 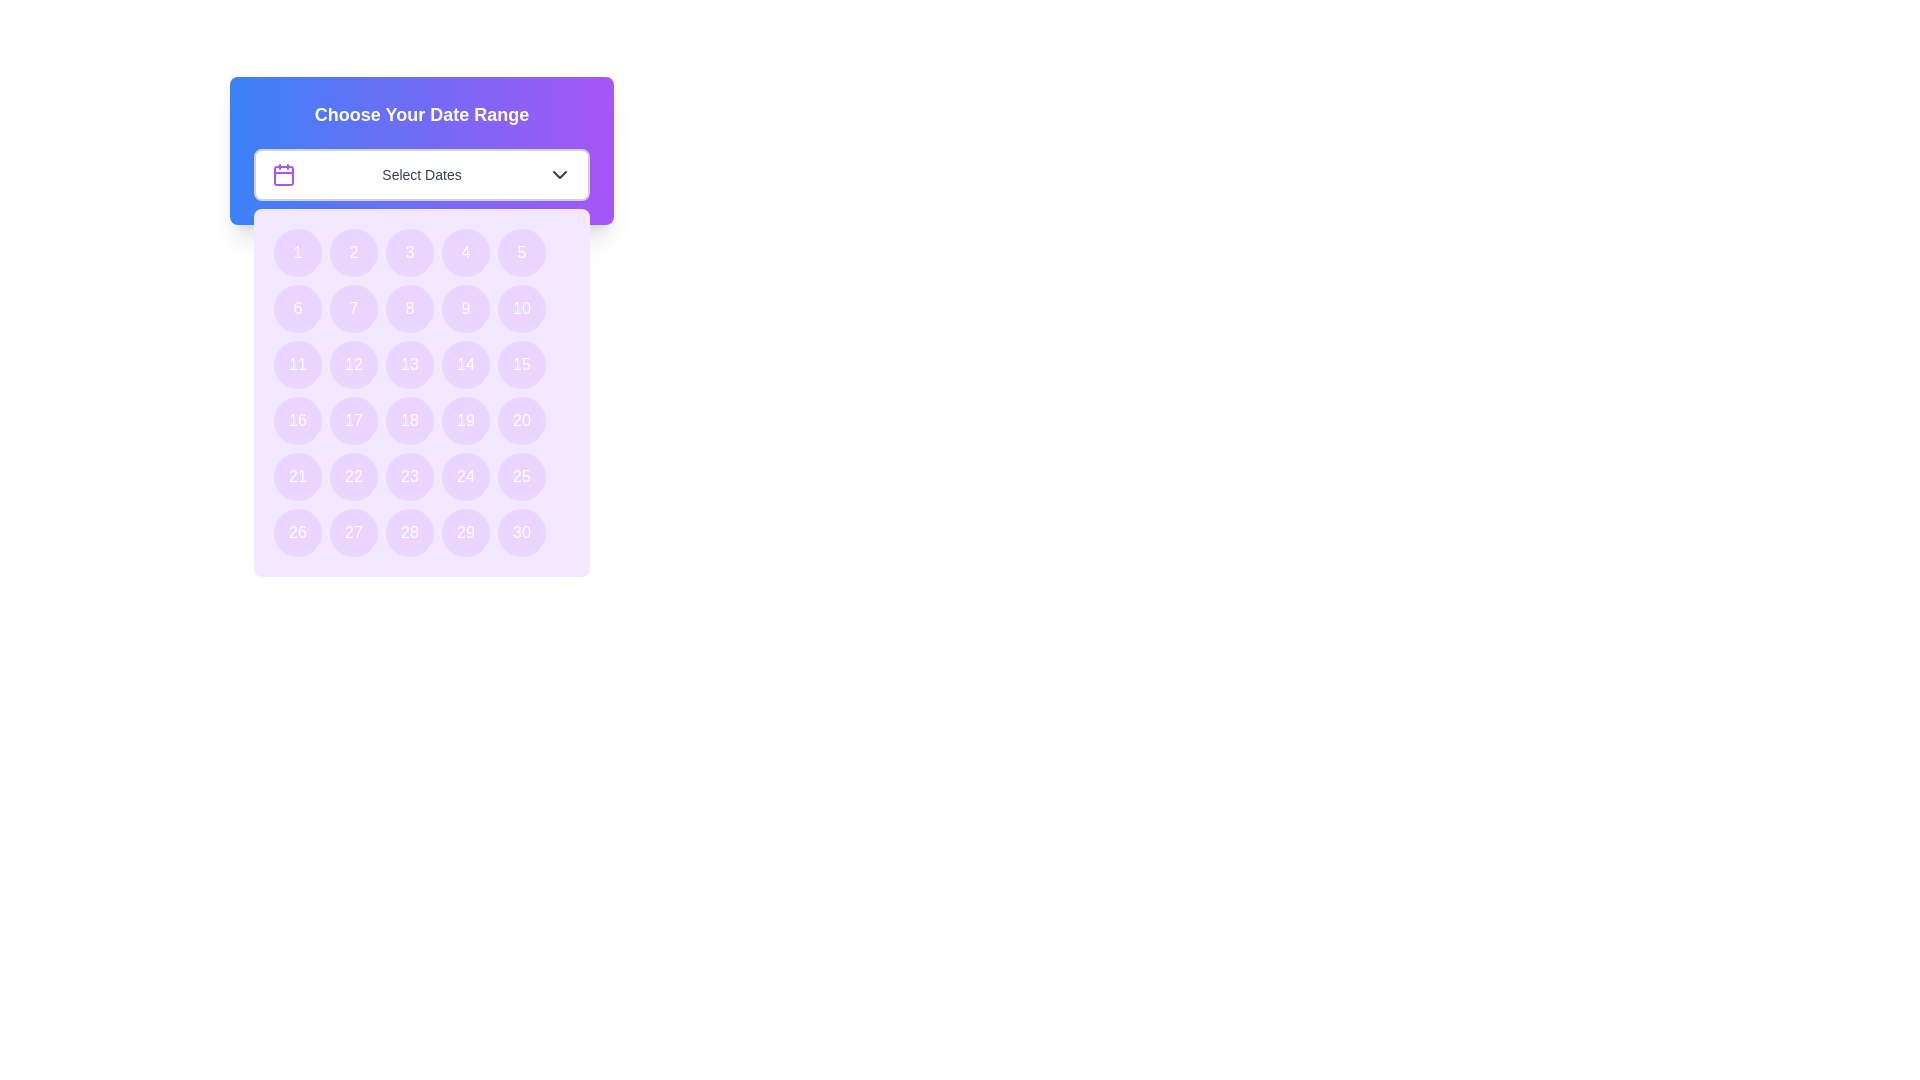 What do you see at coordinates (408, 419) in the screenshot?
I see `the button that allows users to select the 18th day of the displayed month in the date picker grid, located in the fourth row and third column` at bounding box center [408, 419].